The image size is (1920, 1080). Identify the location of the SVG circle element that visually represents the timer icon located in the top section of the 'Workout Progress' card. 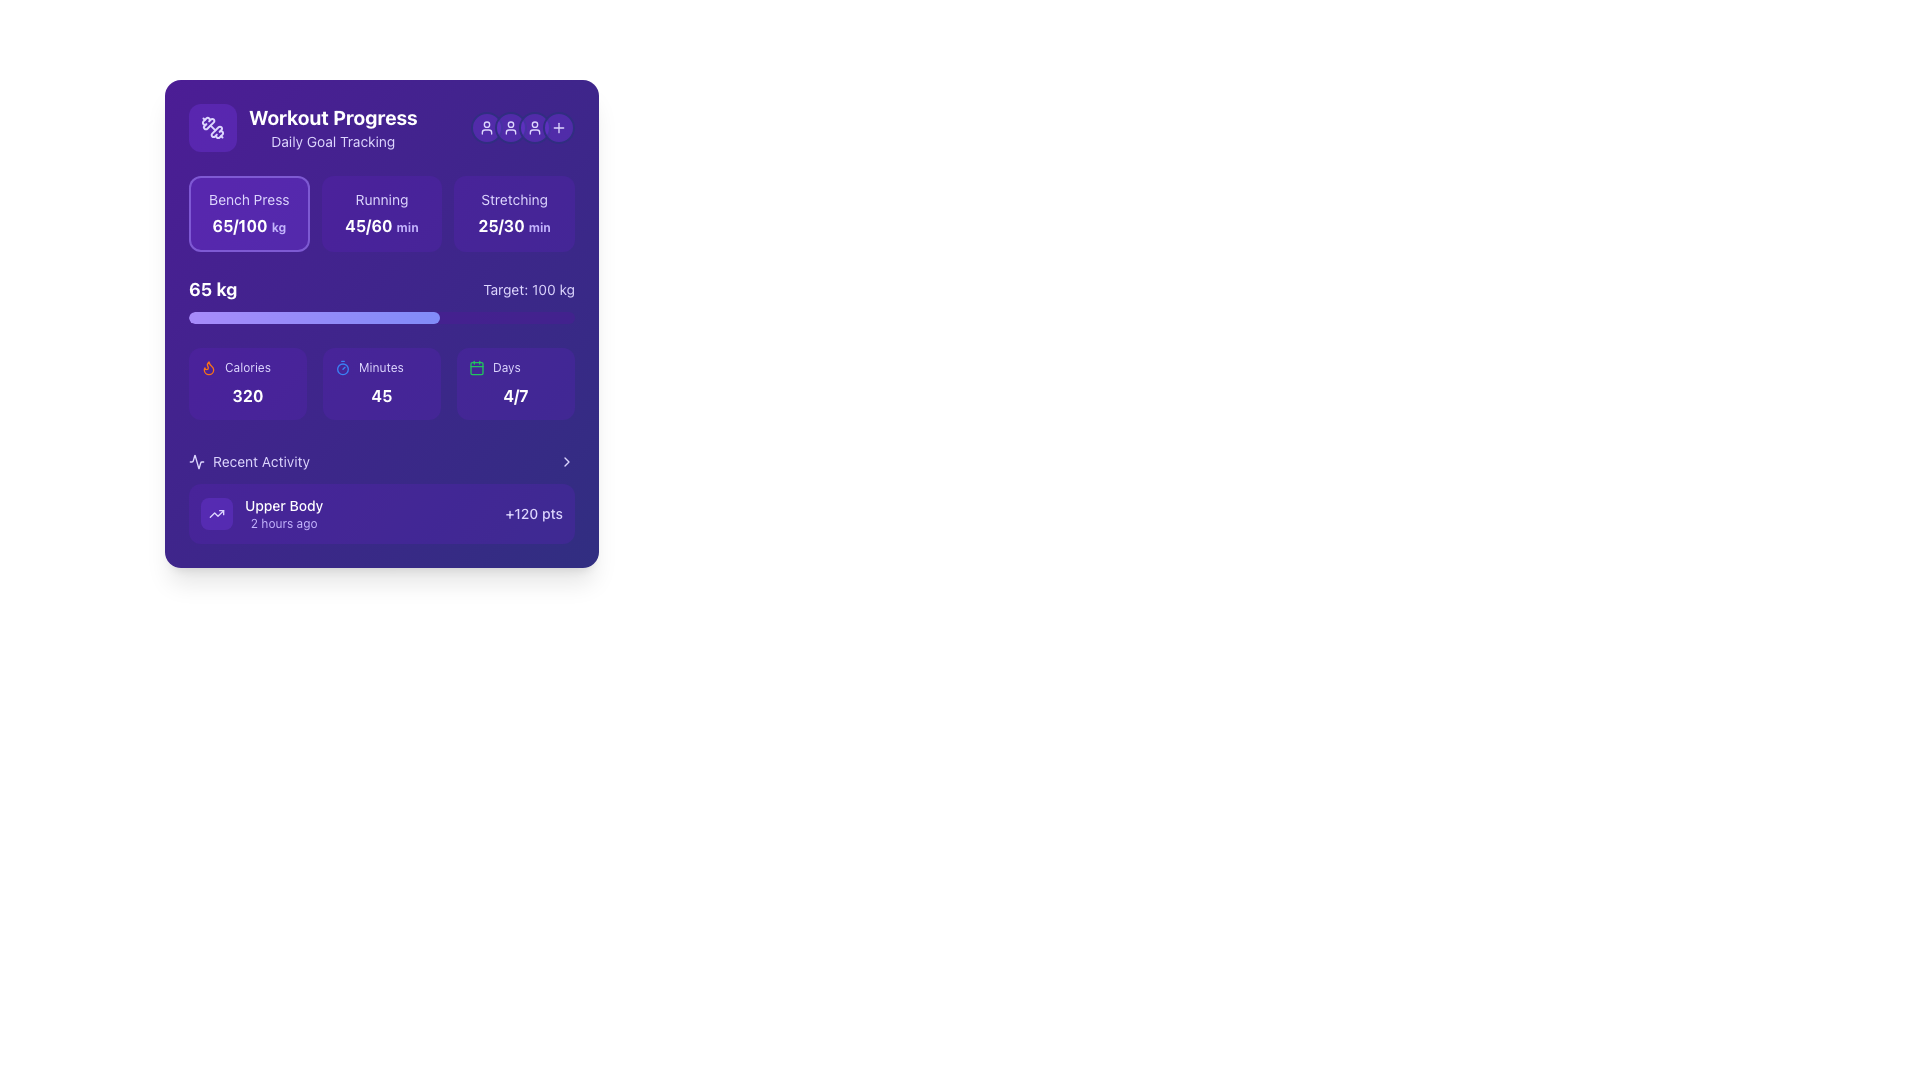
(342, 369).